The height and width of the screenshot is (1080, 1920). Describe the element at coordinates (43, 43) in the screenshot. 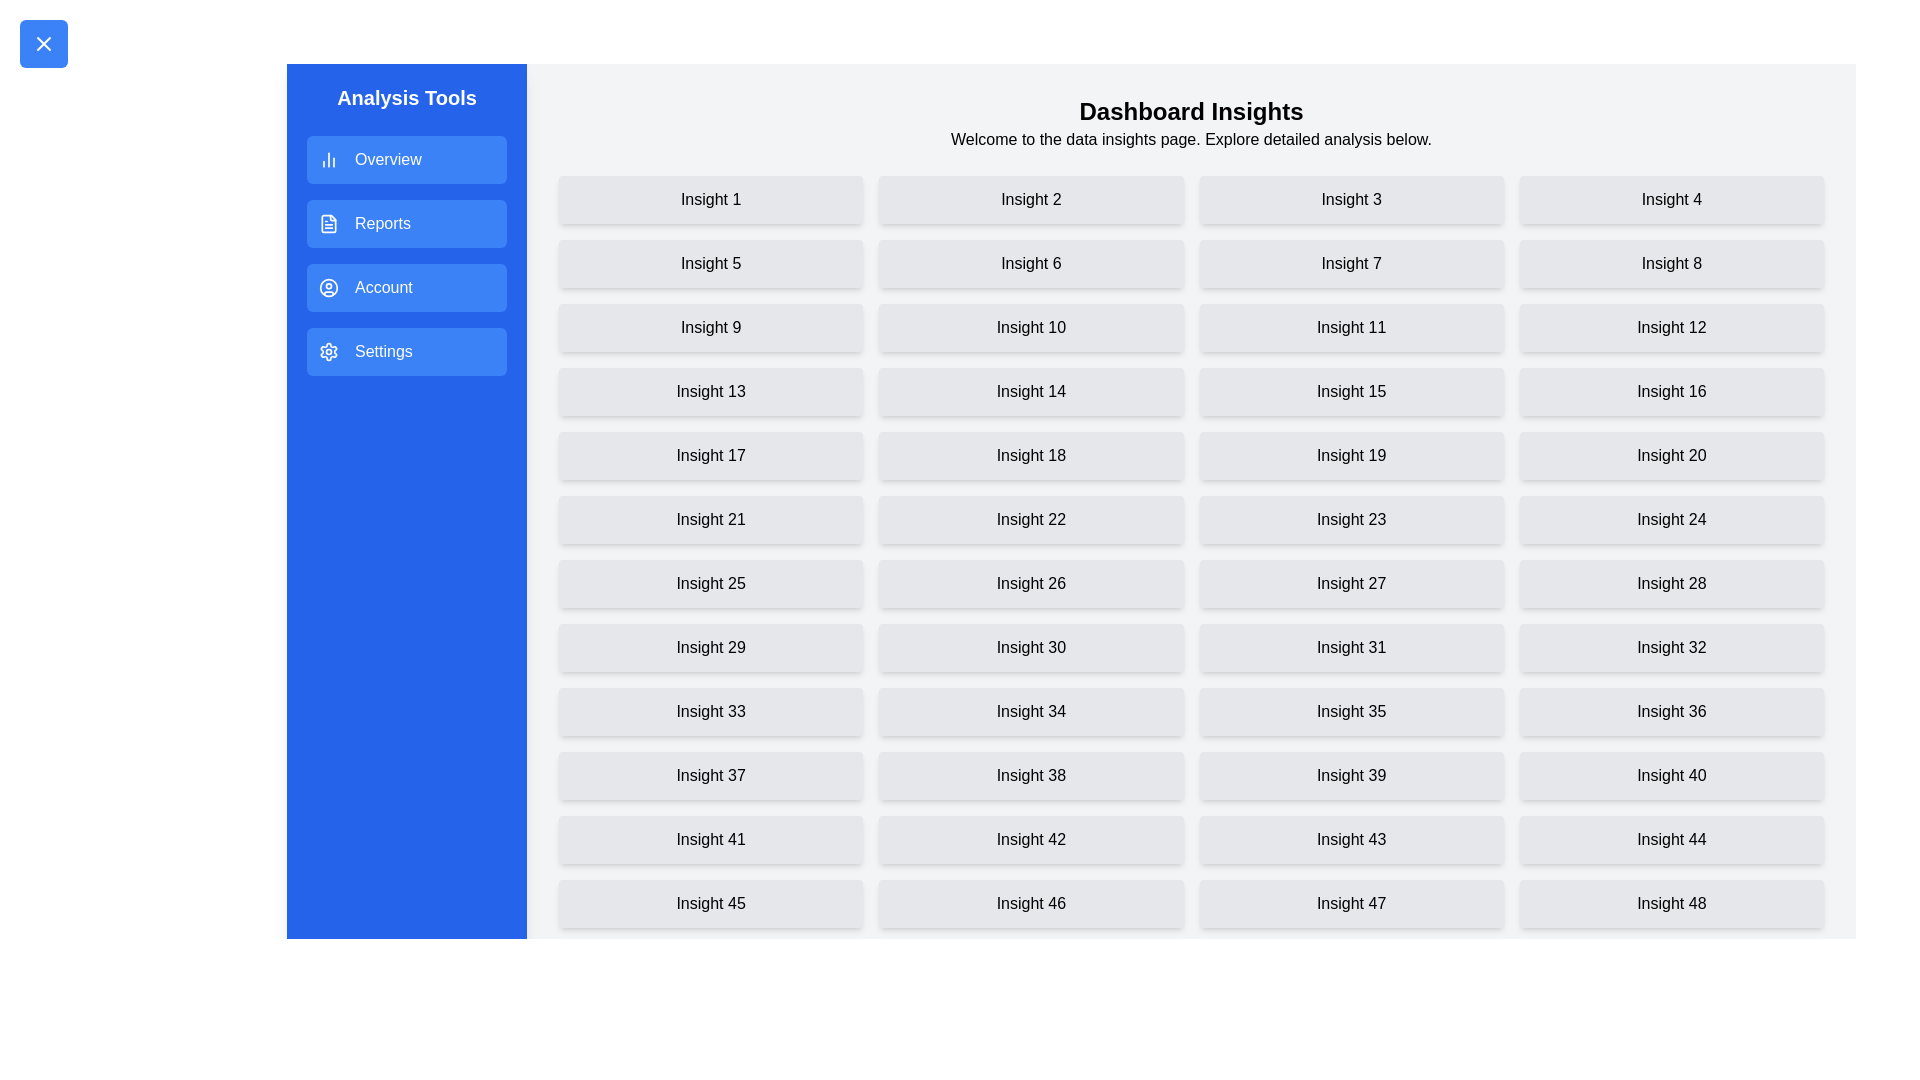

I see `toggle button to hide the drawer` at that location.